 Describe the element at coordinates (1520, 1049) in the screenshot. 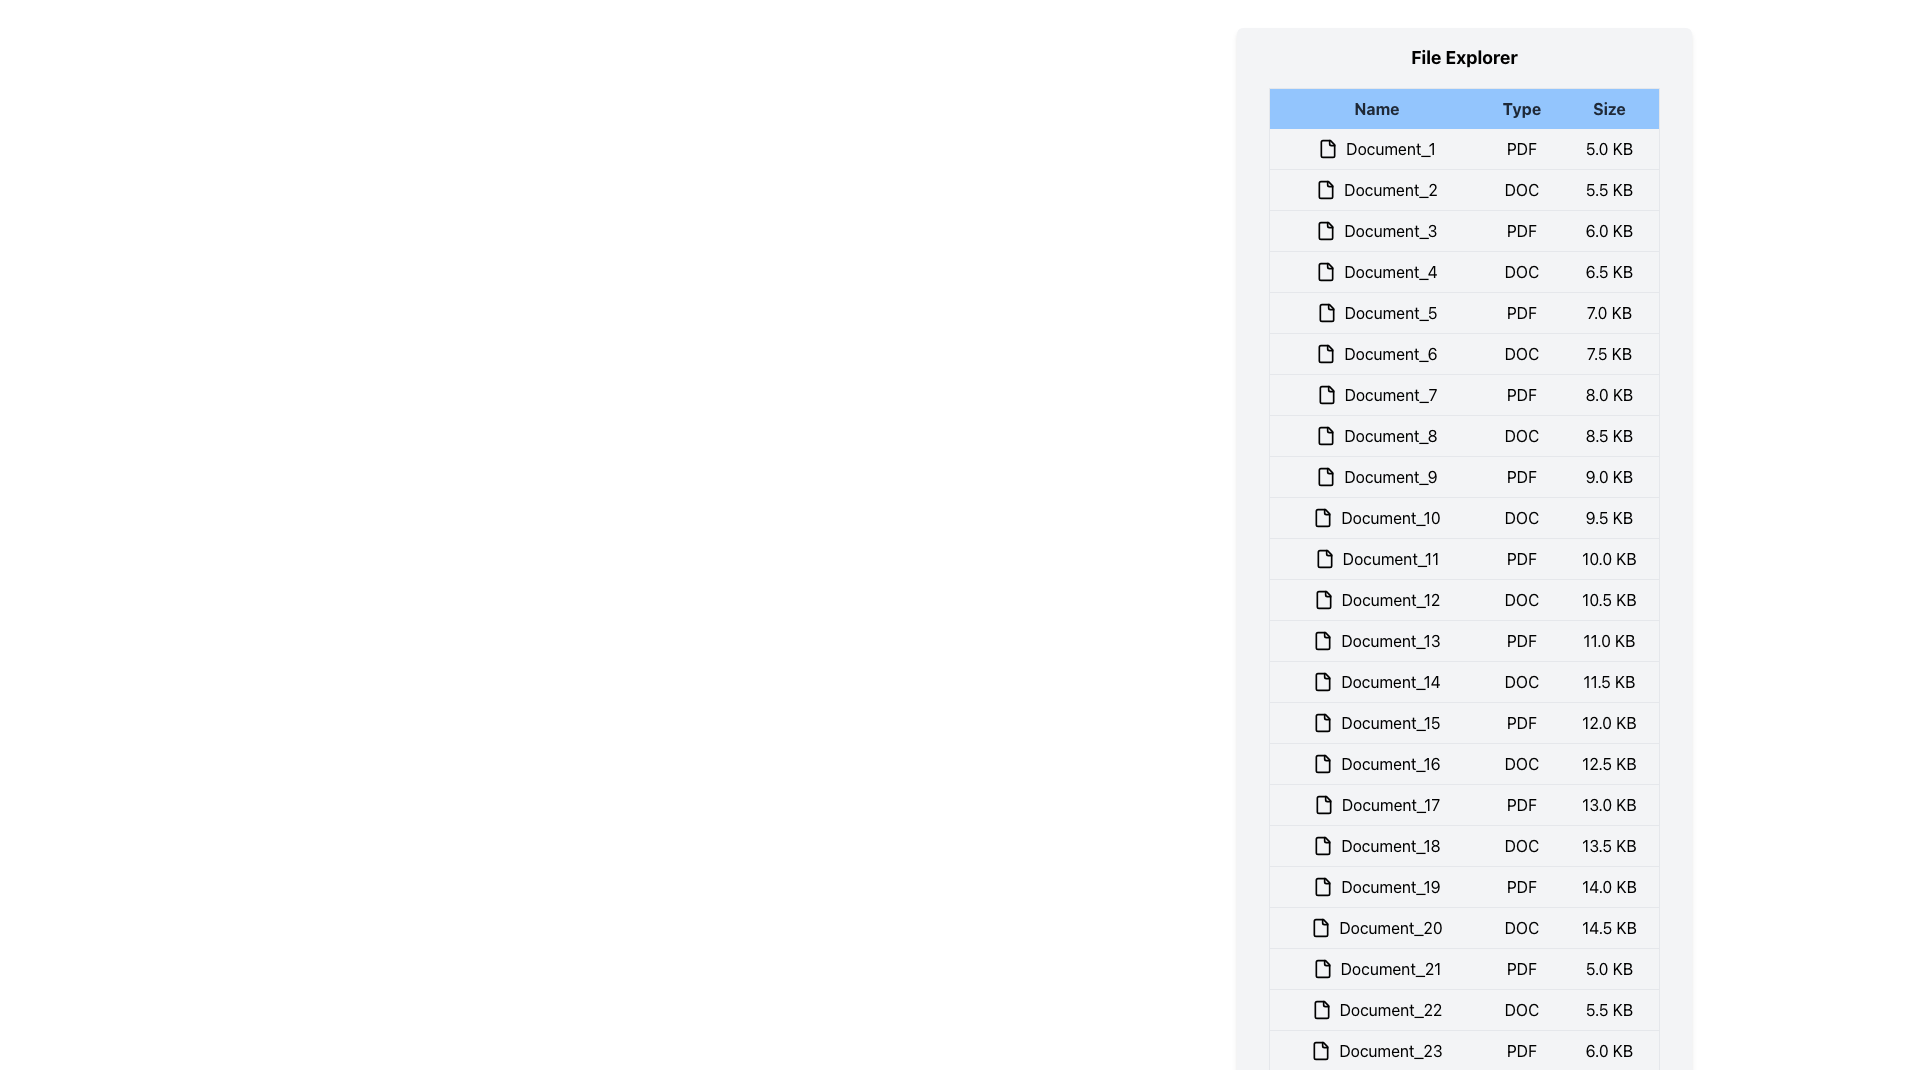

I see `the text label displaying 'PDF' in uppercase letters, located in the 'Type' column of the row labeled 'Document_23'` at that location.